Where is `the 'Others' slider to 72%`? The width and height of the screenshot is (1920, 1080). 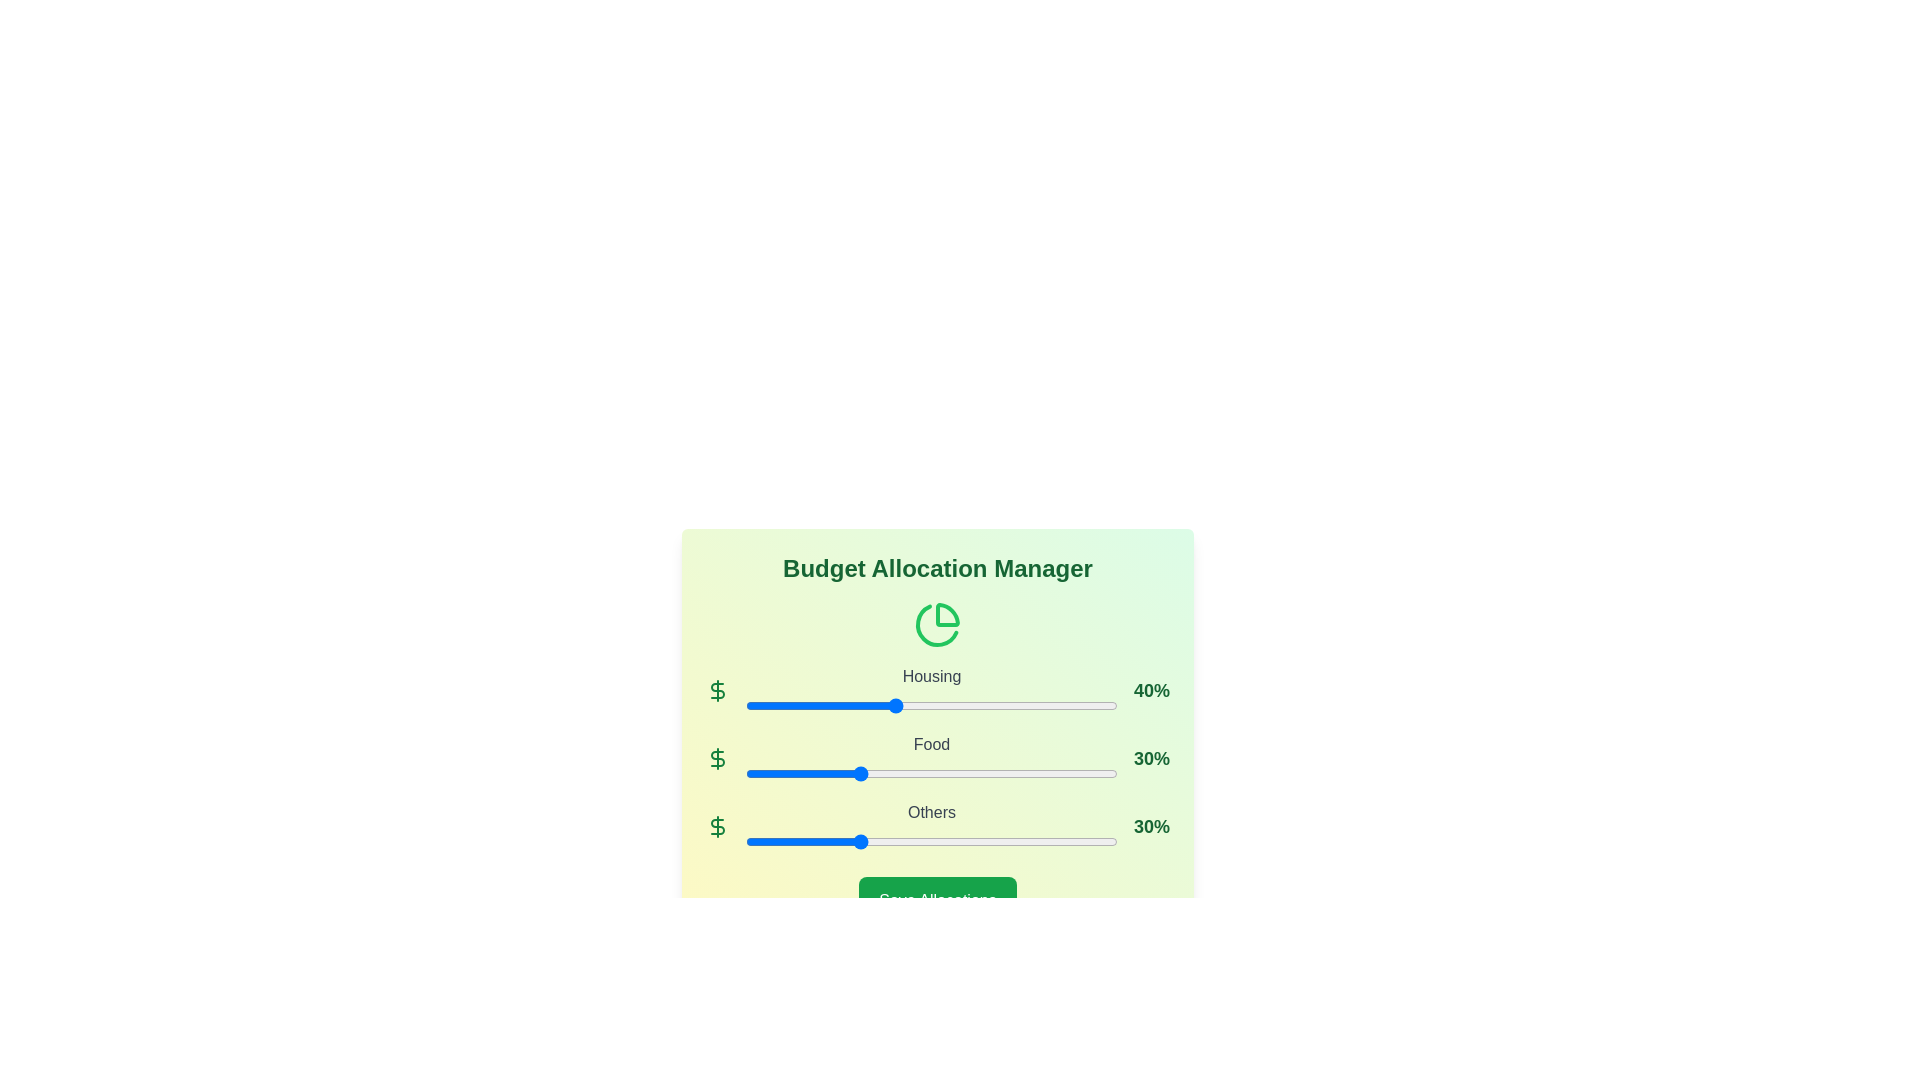
the 'Others' slider to 72% is located at coordinates (1013, 841).